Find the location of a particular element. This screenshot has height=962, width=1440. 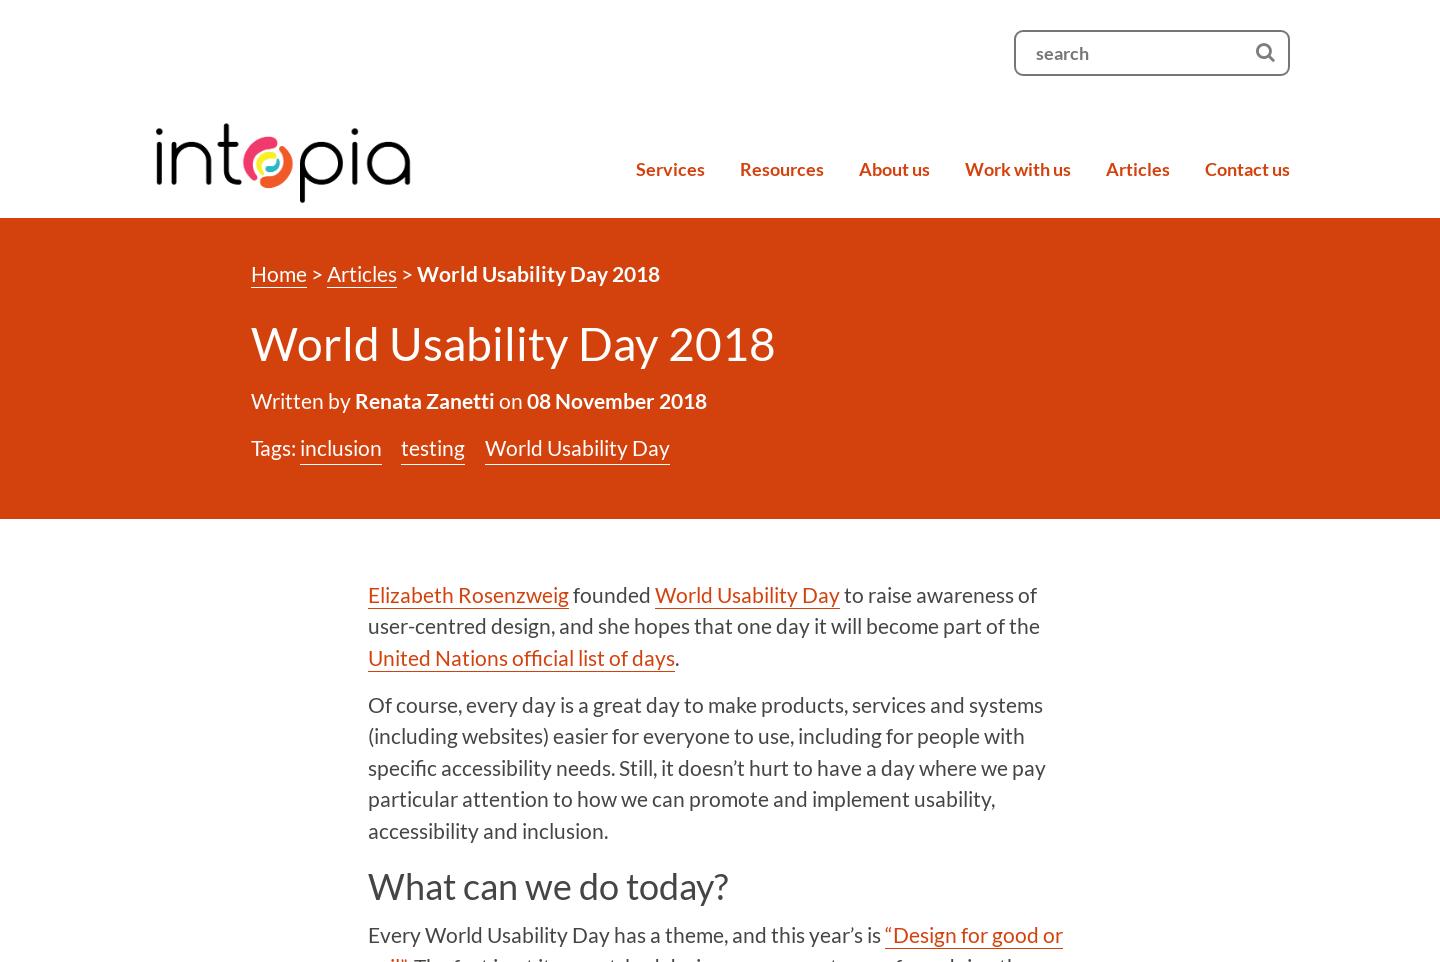

'Services' is located at coordinates (670, 167).